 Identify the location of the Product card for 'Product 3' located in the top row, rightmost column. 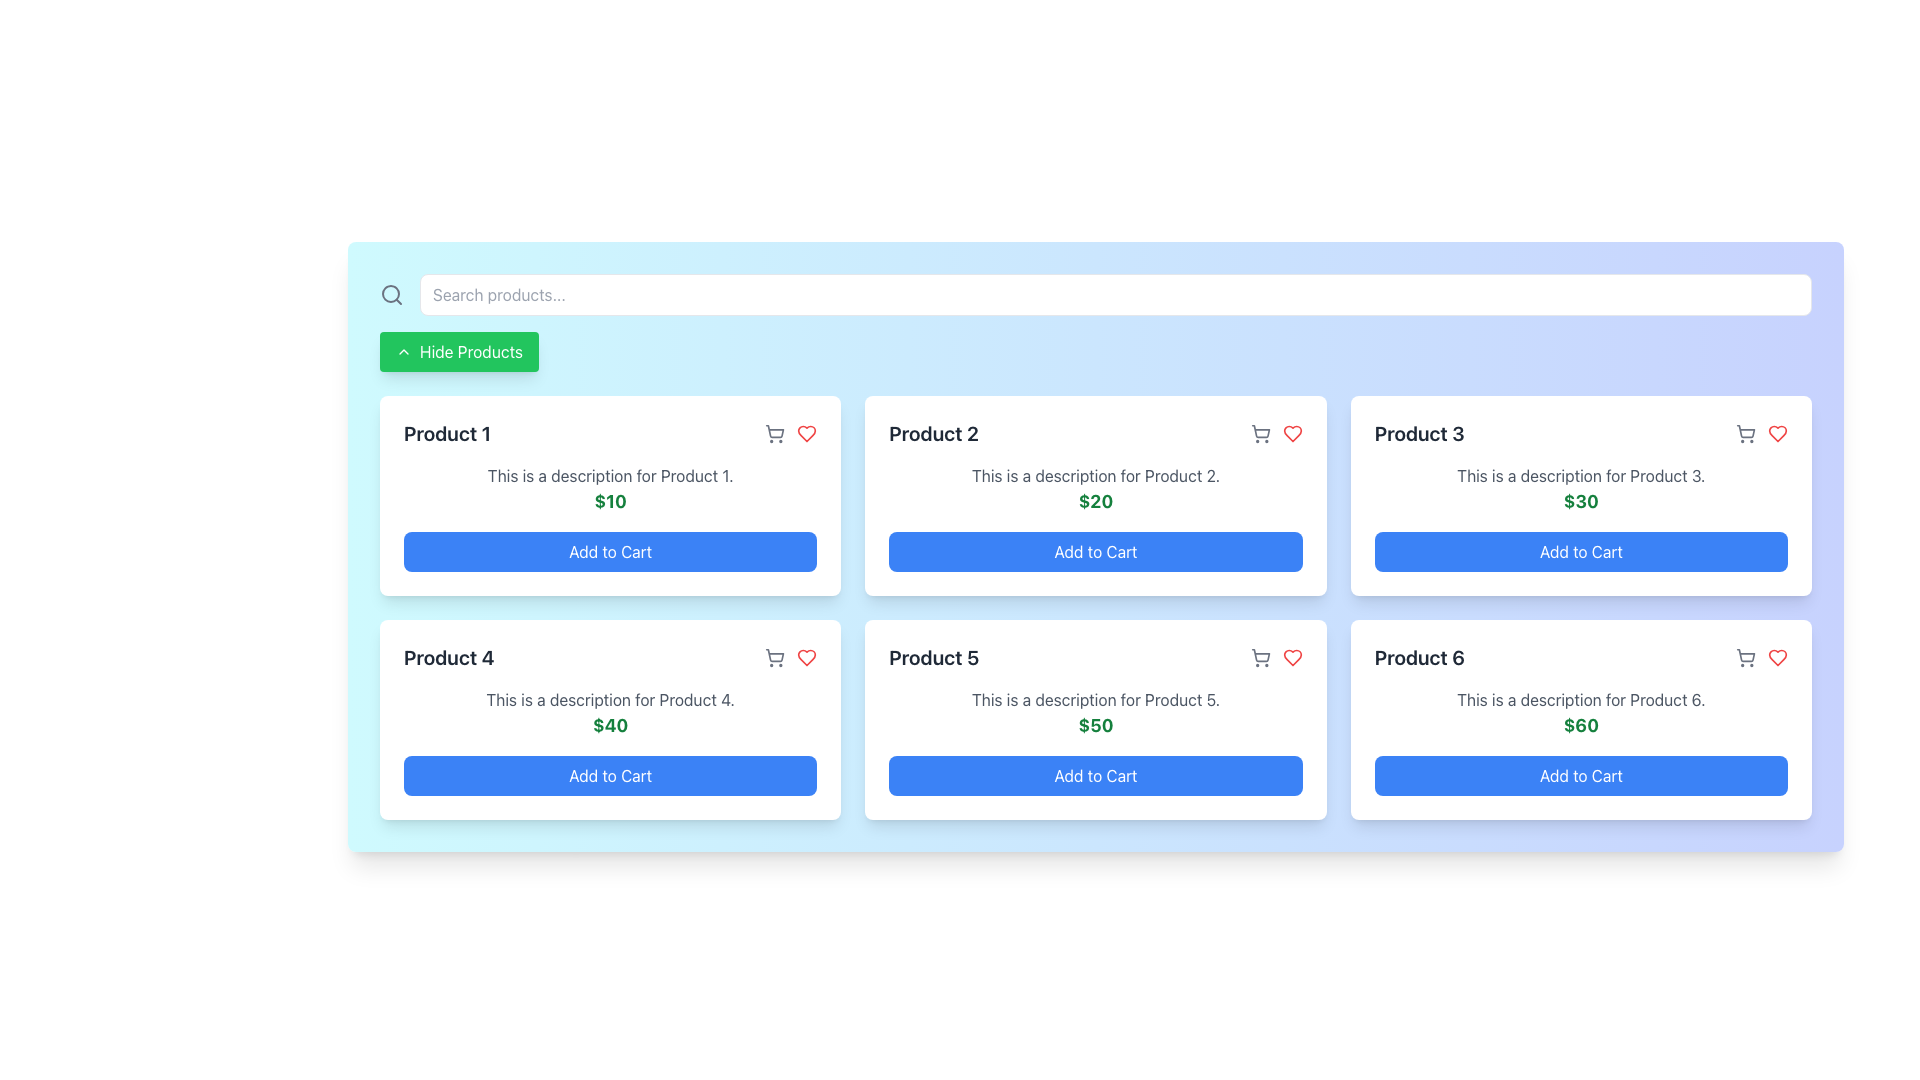
(1580, 495).